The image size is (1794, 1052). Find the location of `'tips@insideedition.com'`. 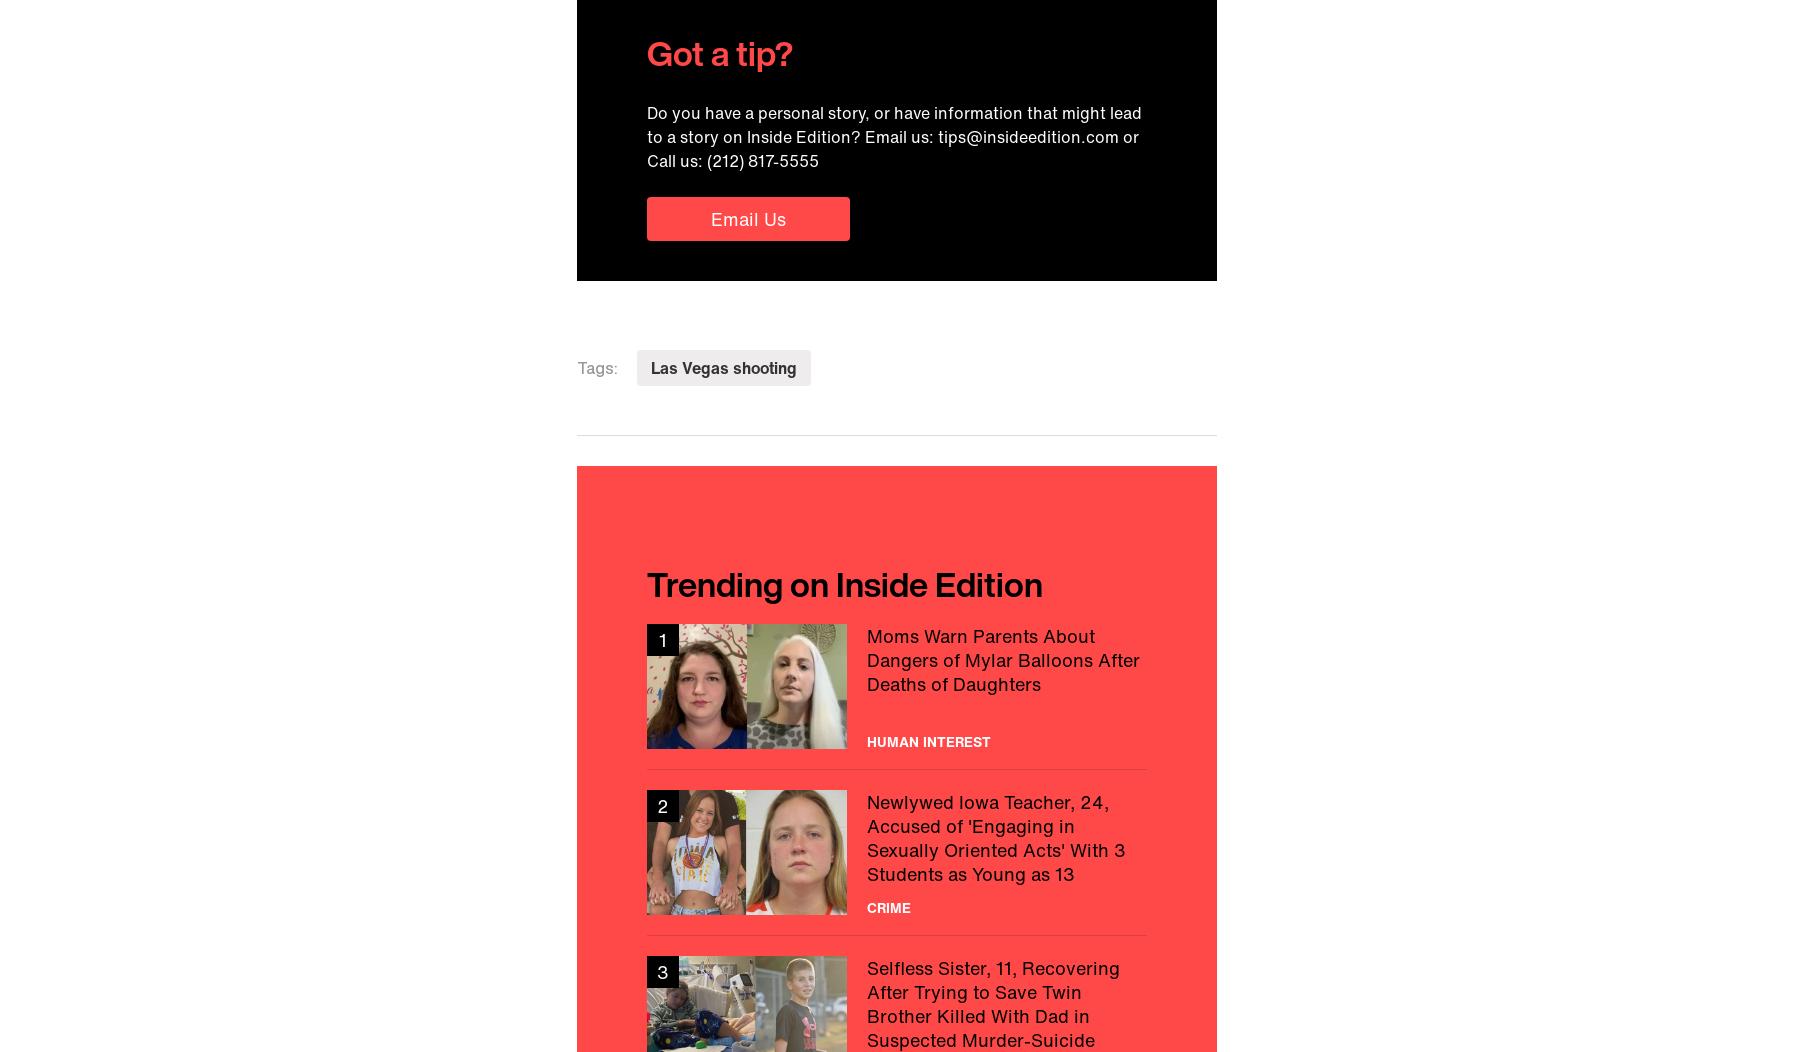

'tips@insideedition.com' is located at coordinates (1027, 135).